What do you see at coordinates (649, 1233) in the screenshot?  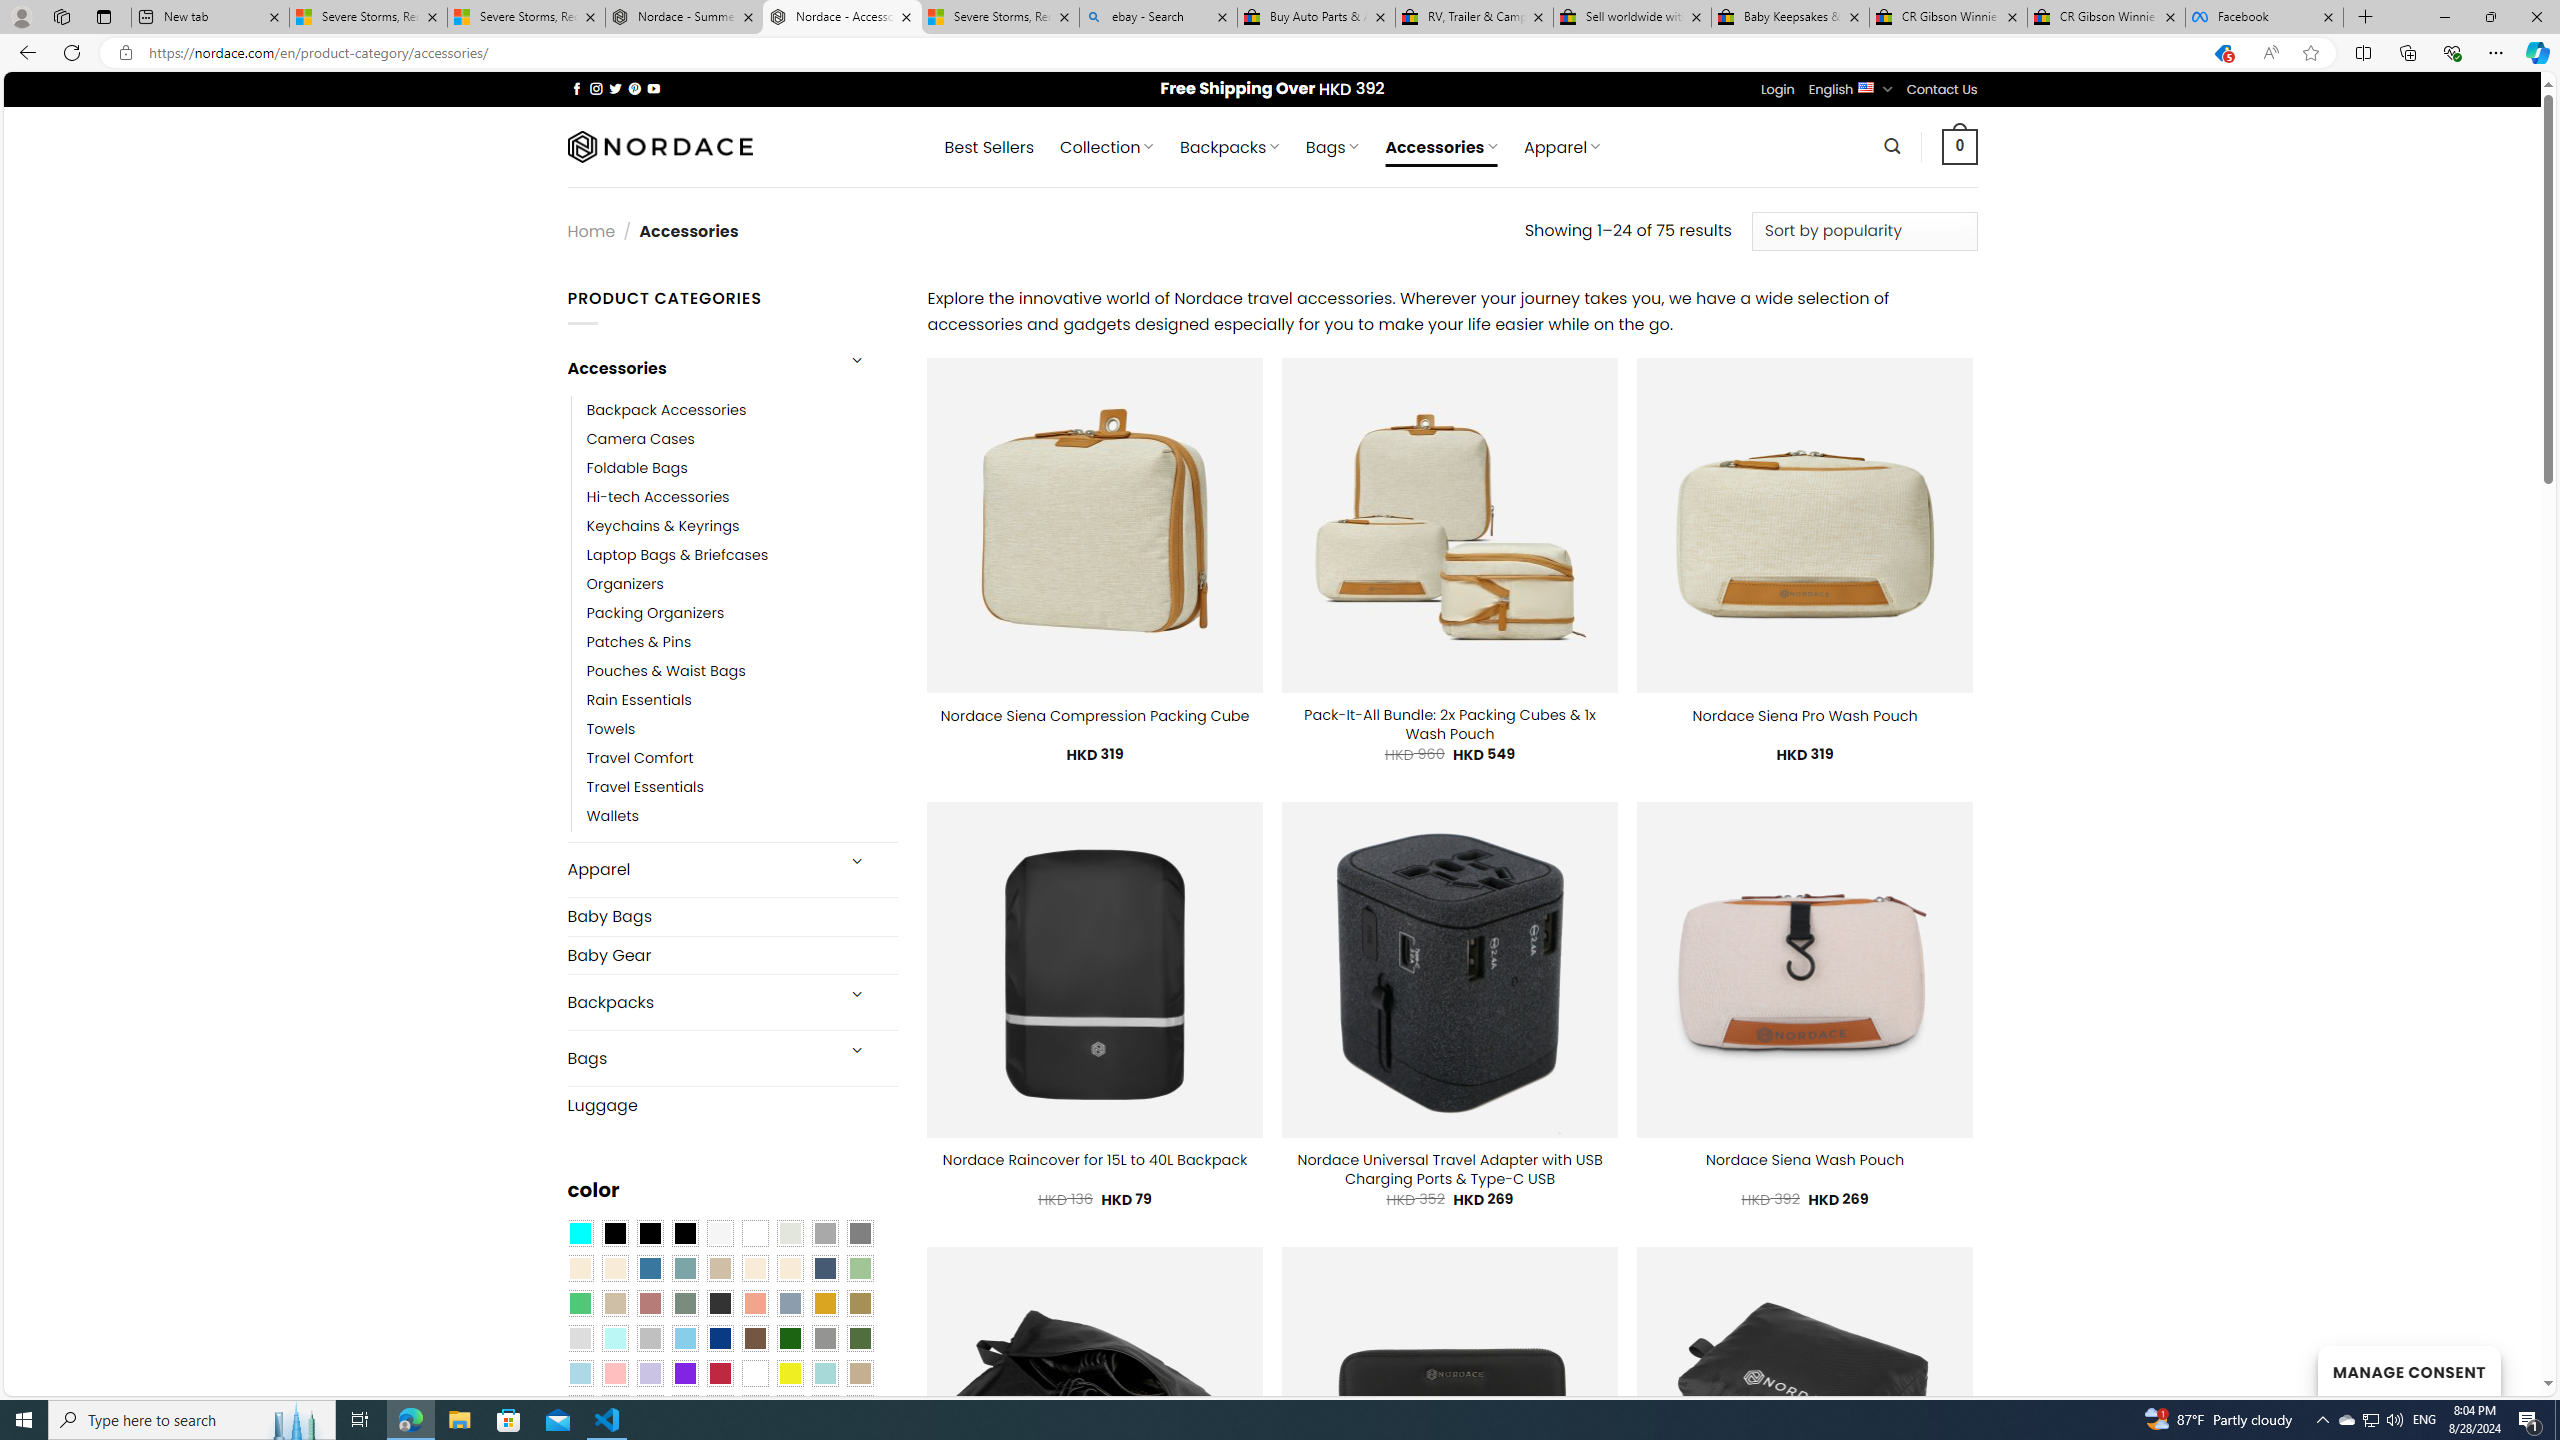 I see `'Black'` at bounding box center [649, 1233].